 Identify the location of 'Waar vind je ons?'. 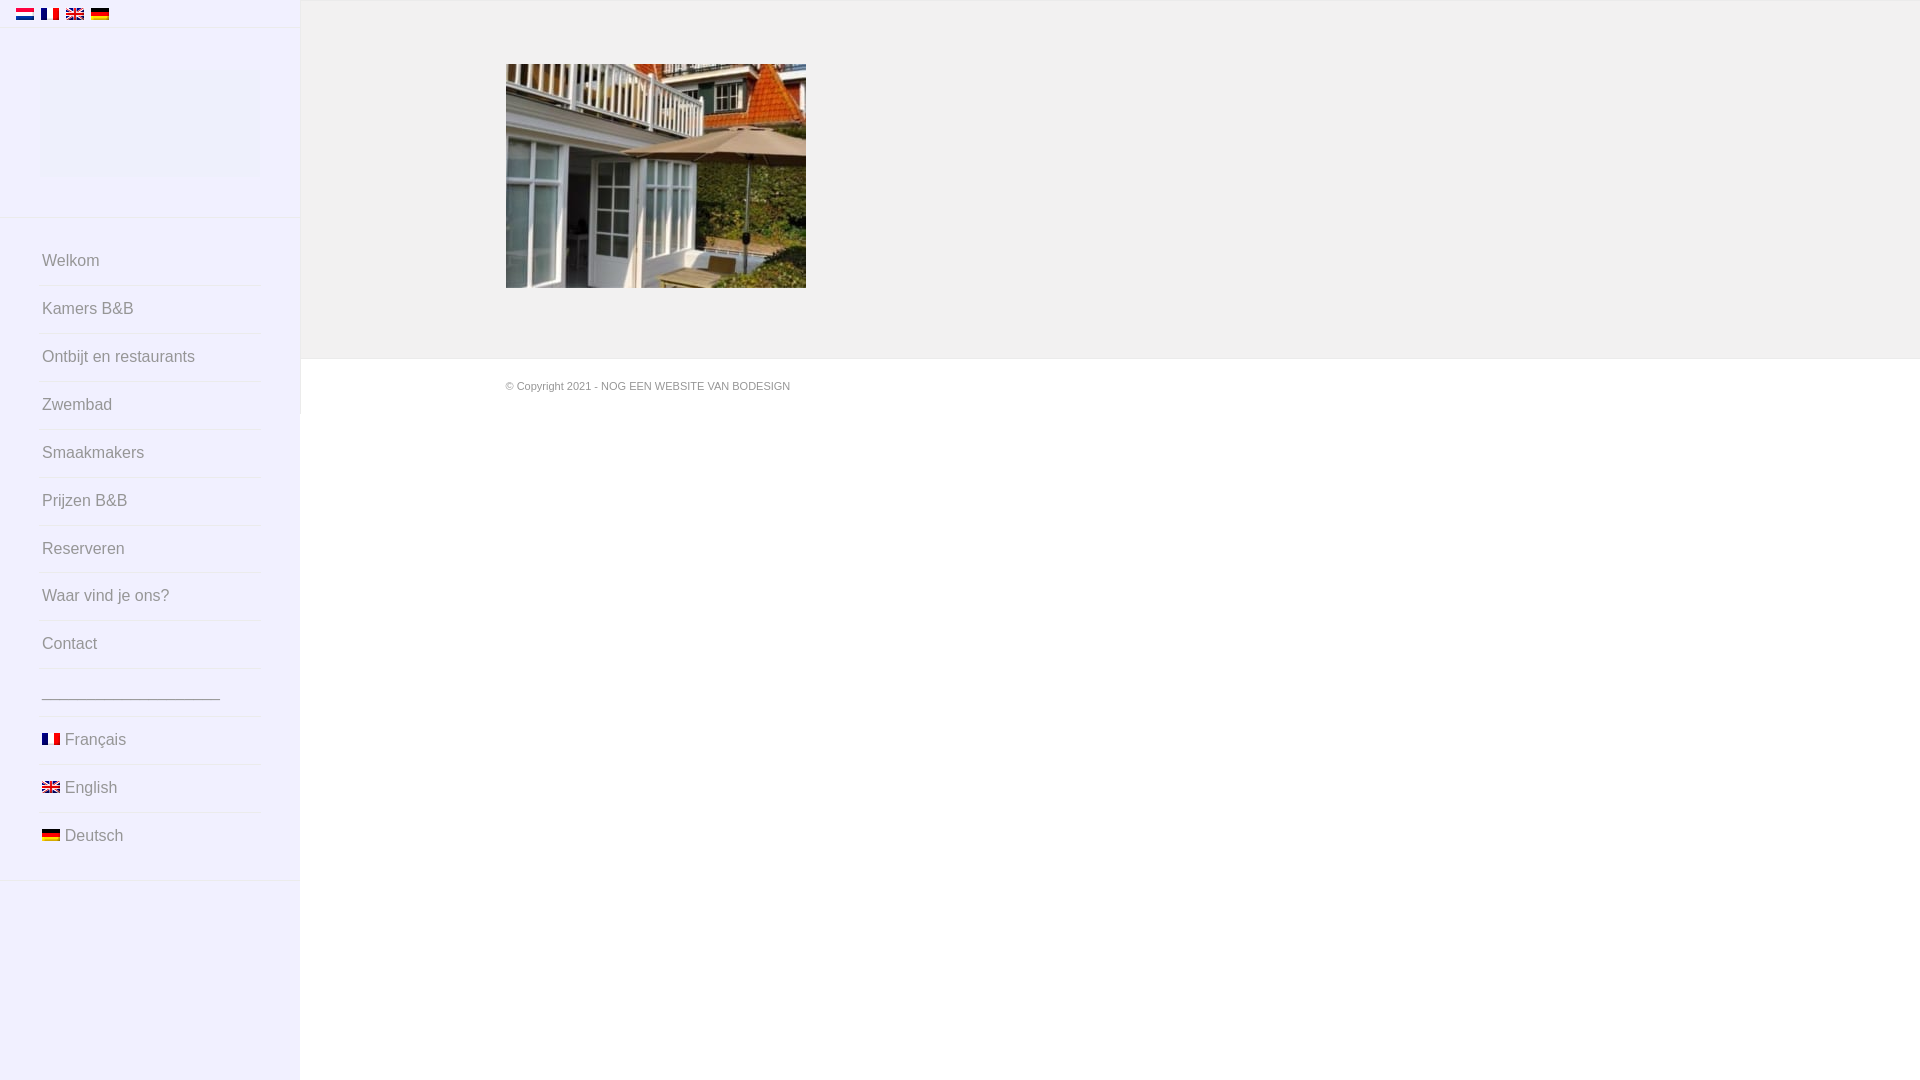
(148, 596).